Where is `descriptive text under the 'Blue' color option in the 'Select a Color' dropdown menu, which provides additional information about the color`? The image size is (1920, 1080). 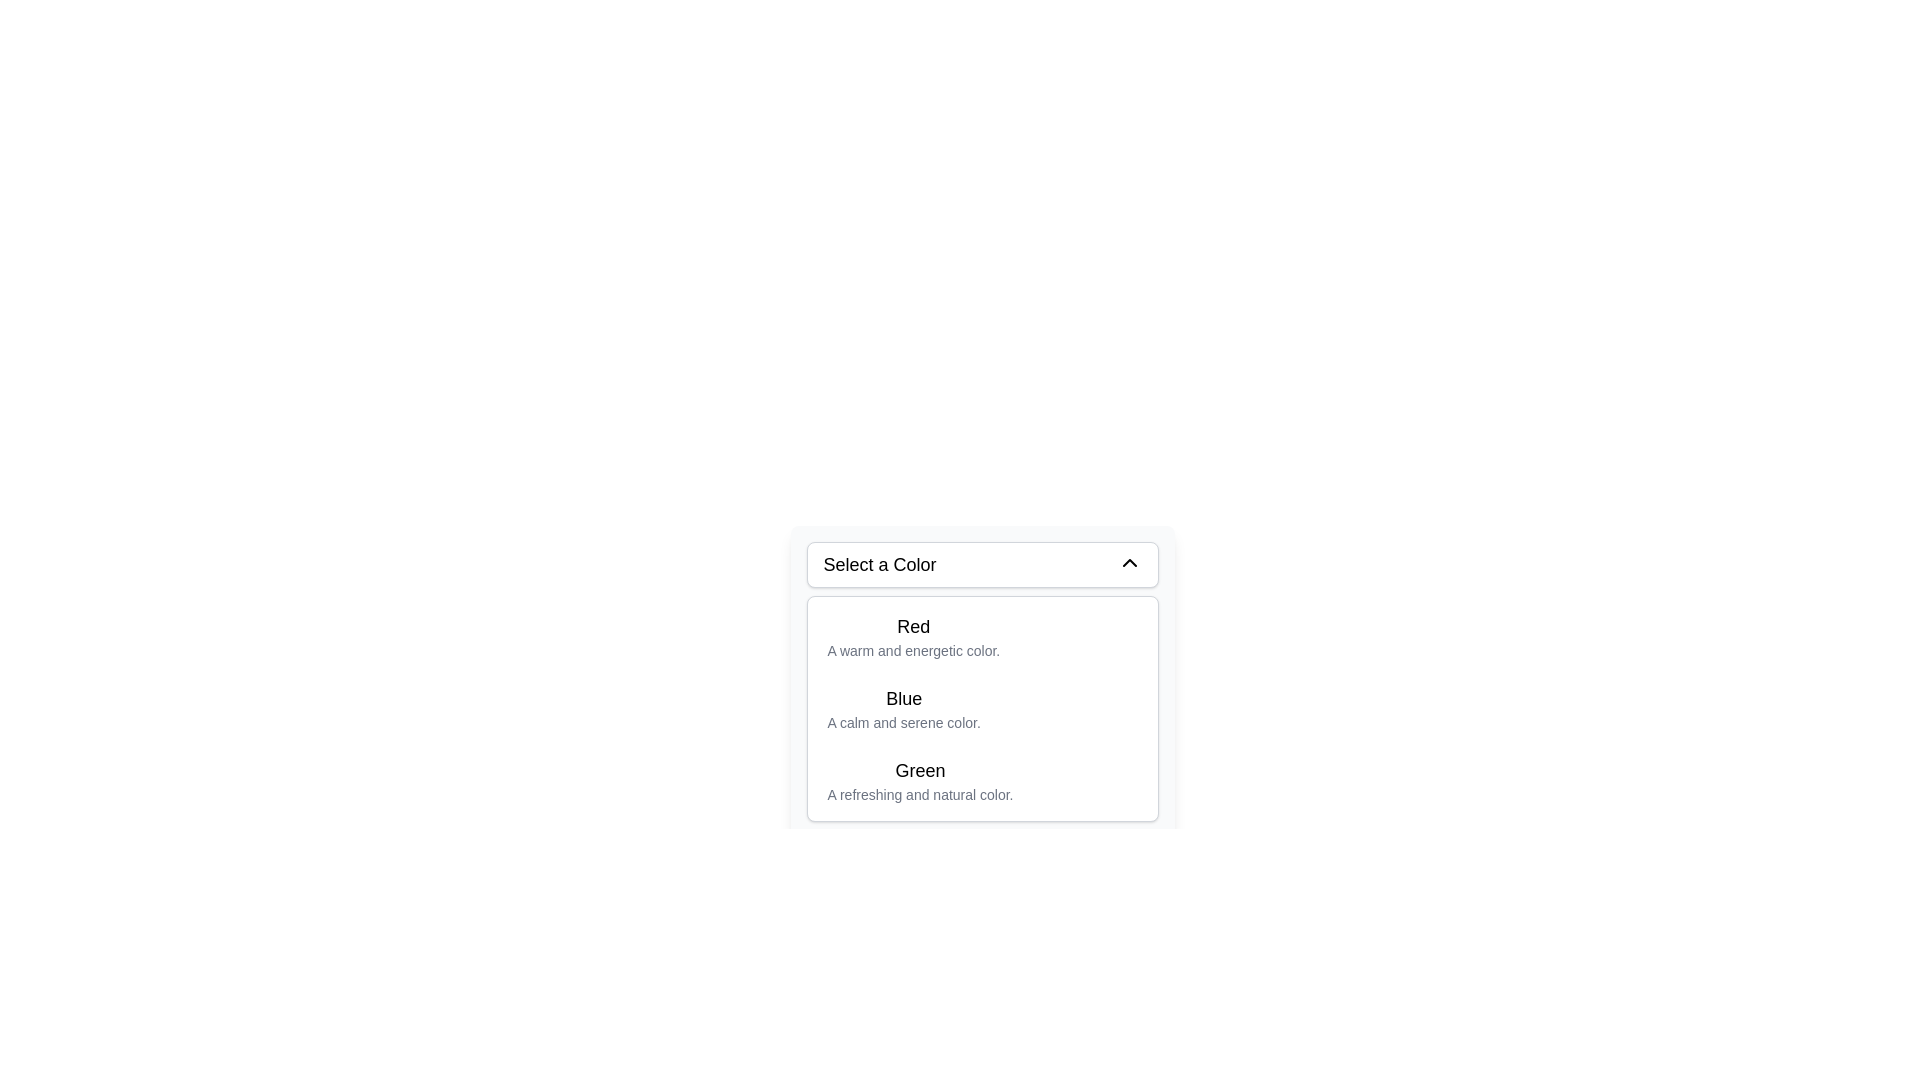 descriptive text under the 'Blue' color option in the 'Select a Color' dropdown menu, which provides additional information about the color is located at coordinates (903, 722).